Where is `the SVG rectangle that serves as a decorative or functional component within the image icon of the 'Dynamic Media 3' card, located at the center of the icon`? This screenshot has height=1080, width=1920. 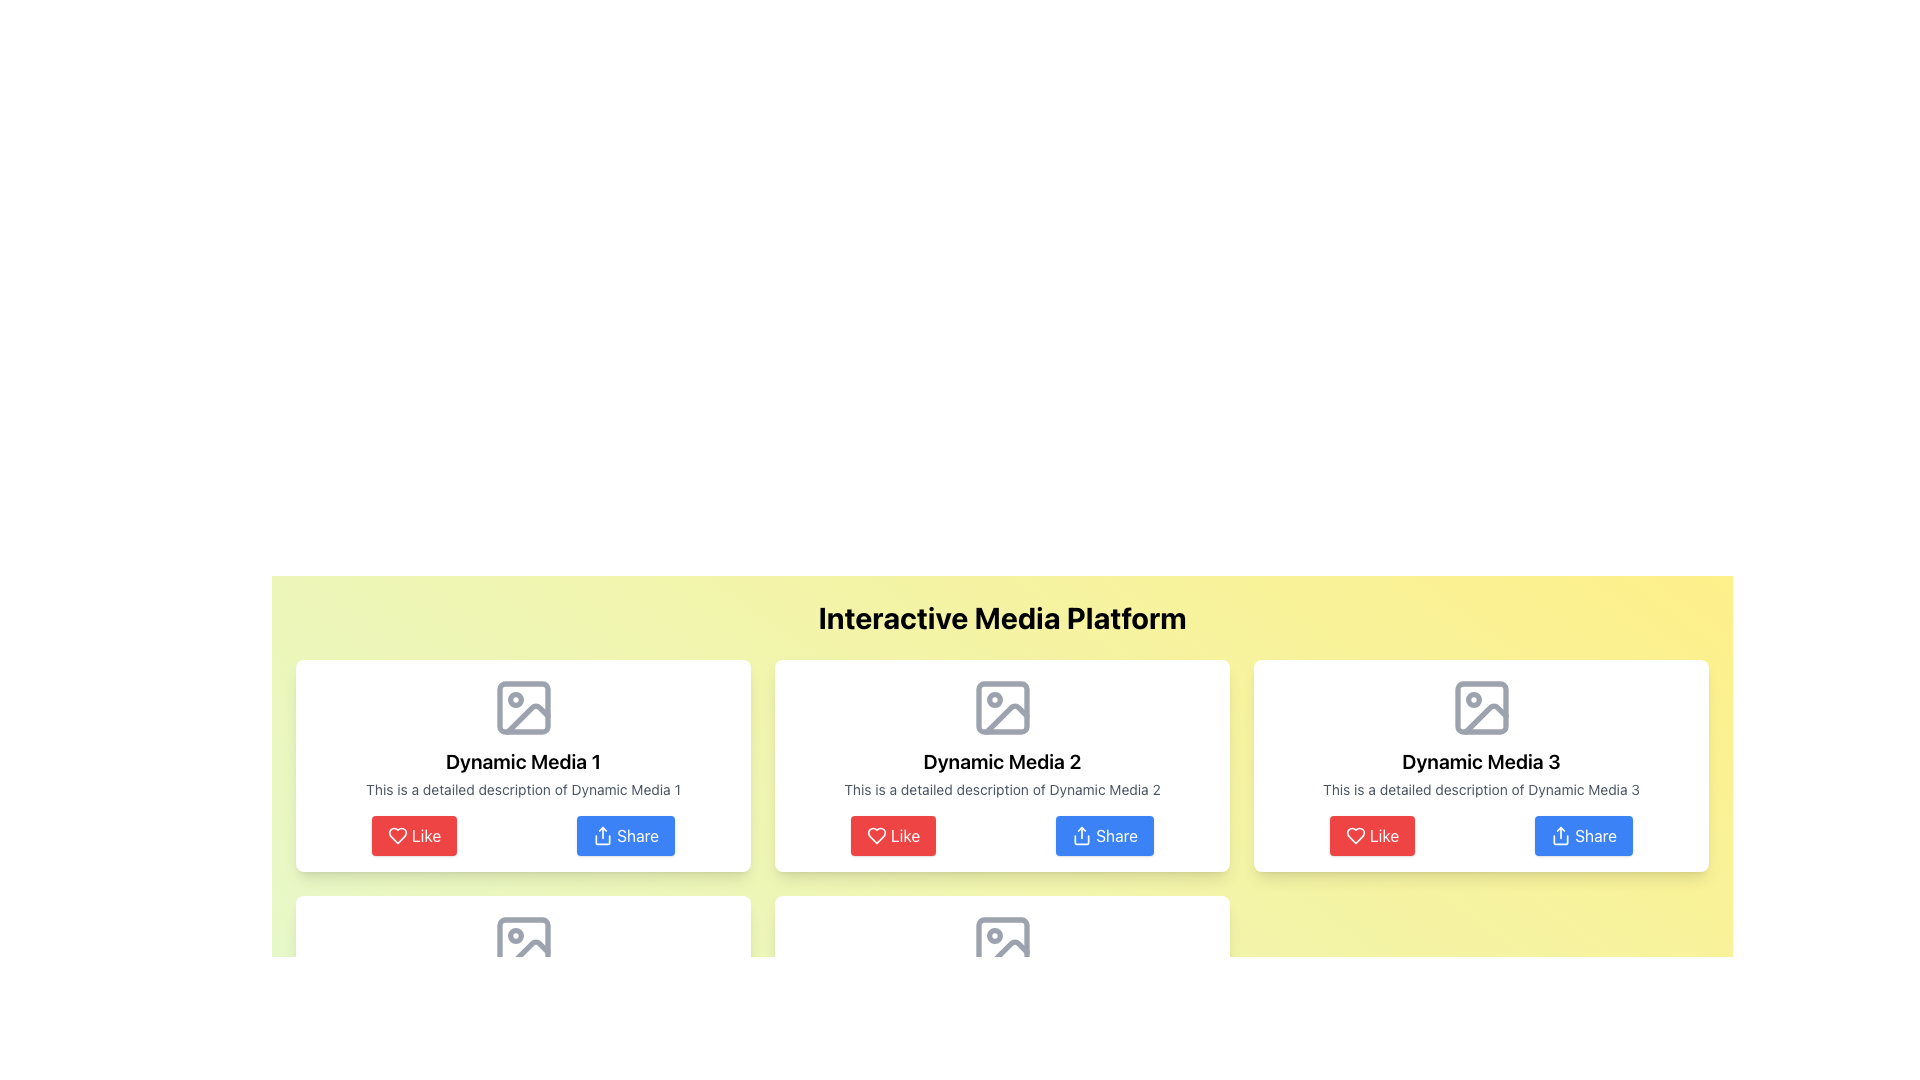 the SVG rectangle that serves as a decorative or functional component within the image icon of the 'Dynamic Media 3' card, located at the center of the icon is located at coordinates (1481, 707).